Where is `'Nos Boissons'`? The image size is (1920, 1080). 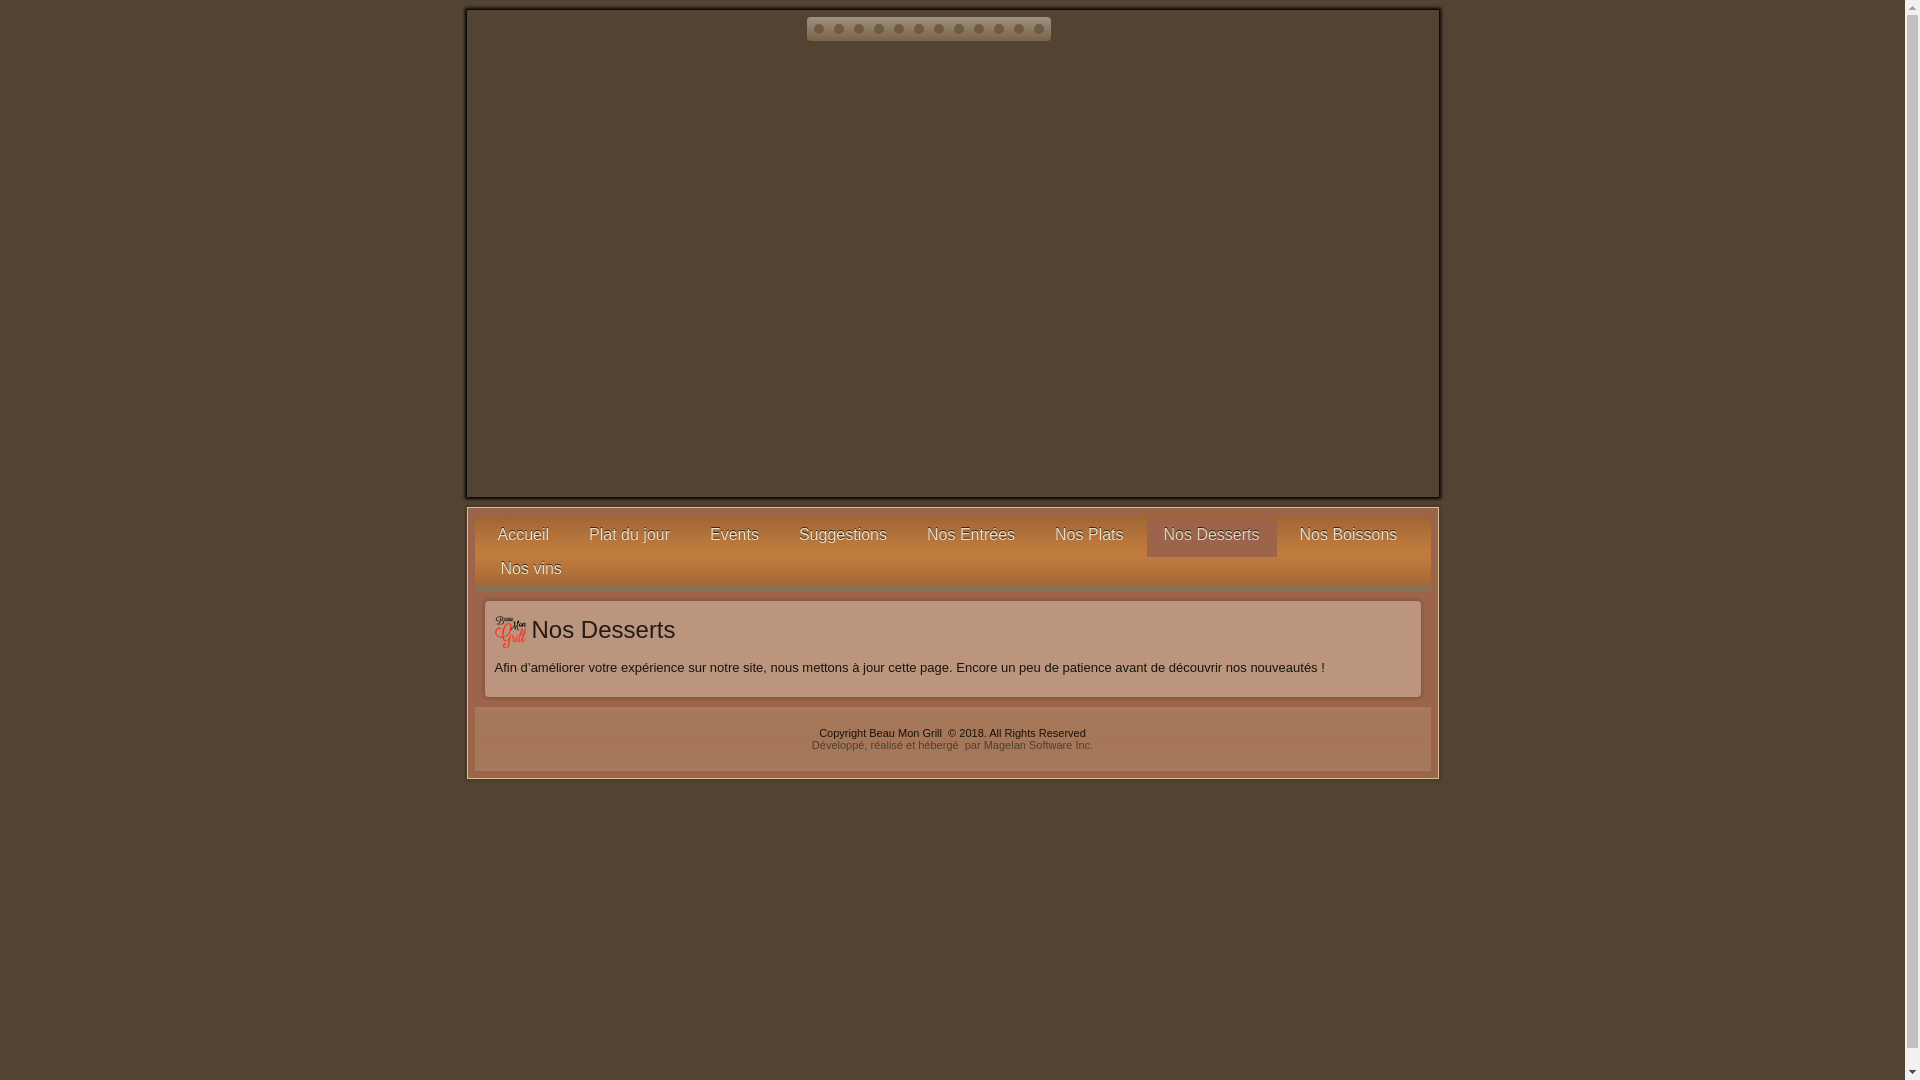
'Nos Boissons' is located at coordinates (1348, 534).